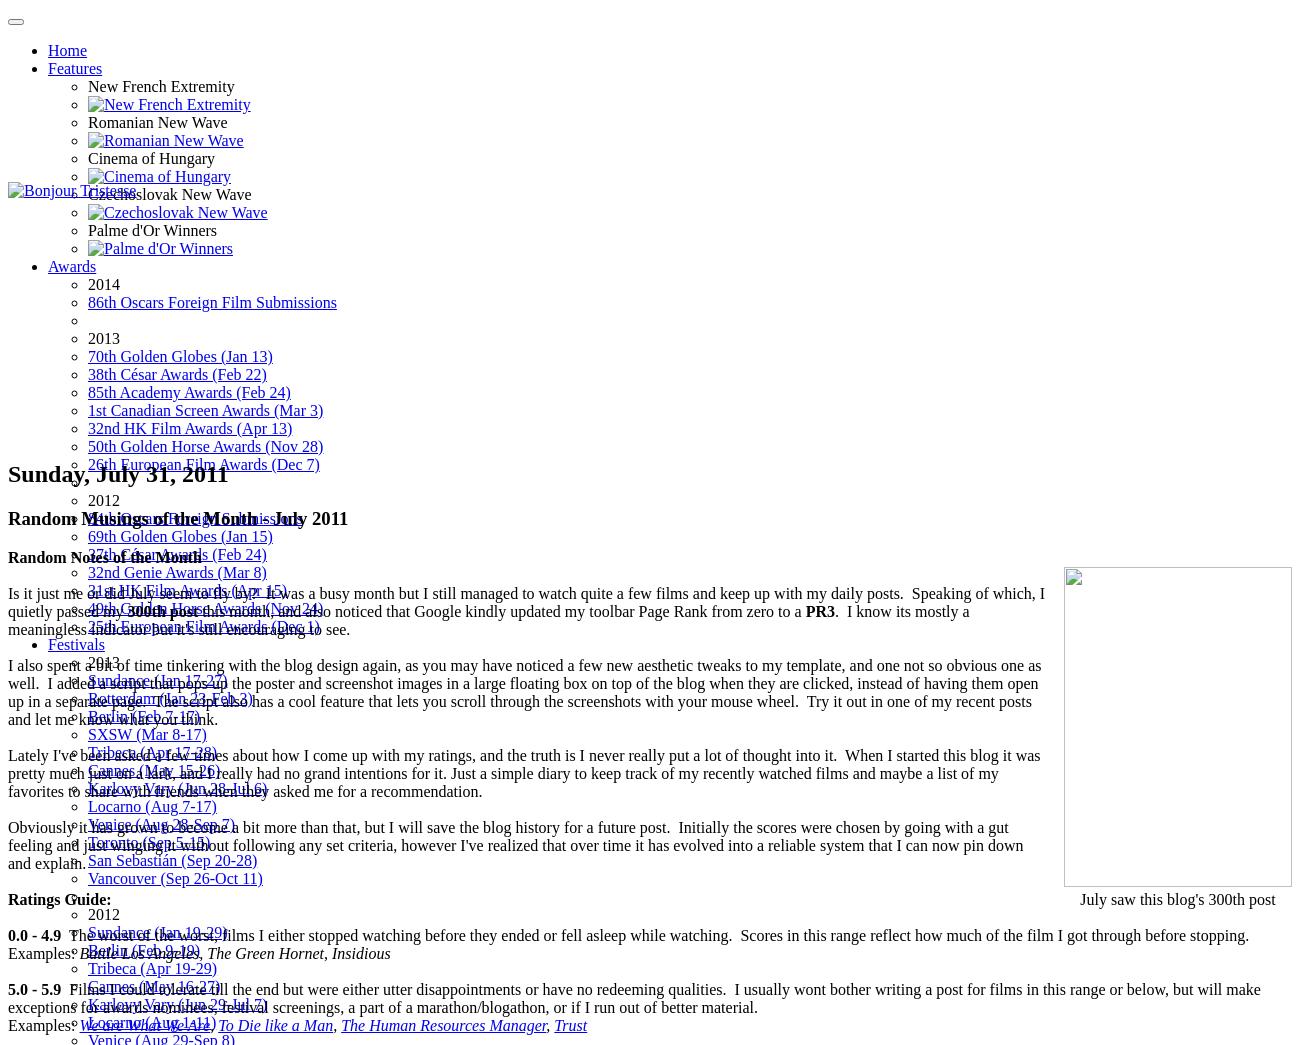 This screenshot has width=1300, height=1045. What do you see at coordinates (501, 609) in the screenshot?
I see `'this month, and also noticed that Google kindly updated my toolbar Page Rank from zero to a'` at bounding box center [501, 609].